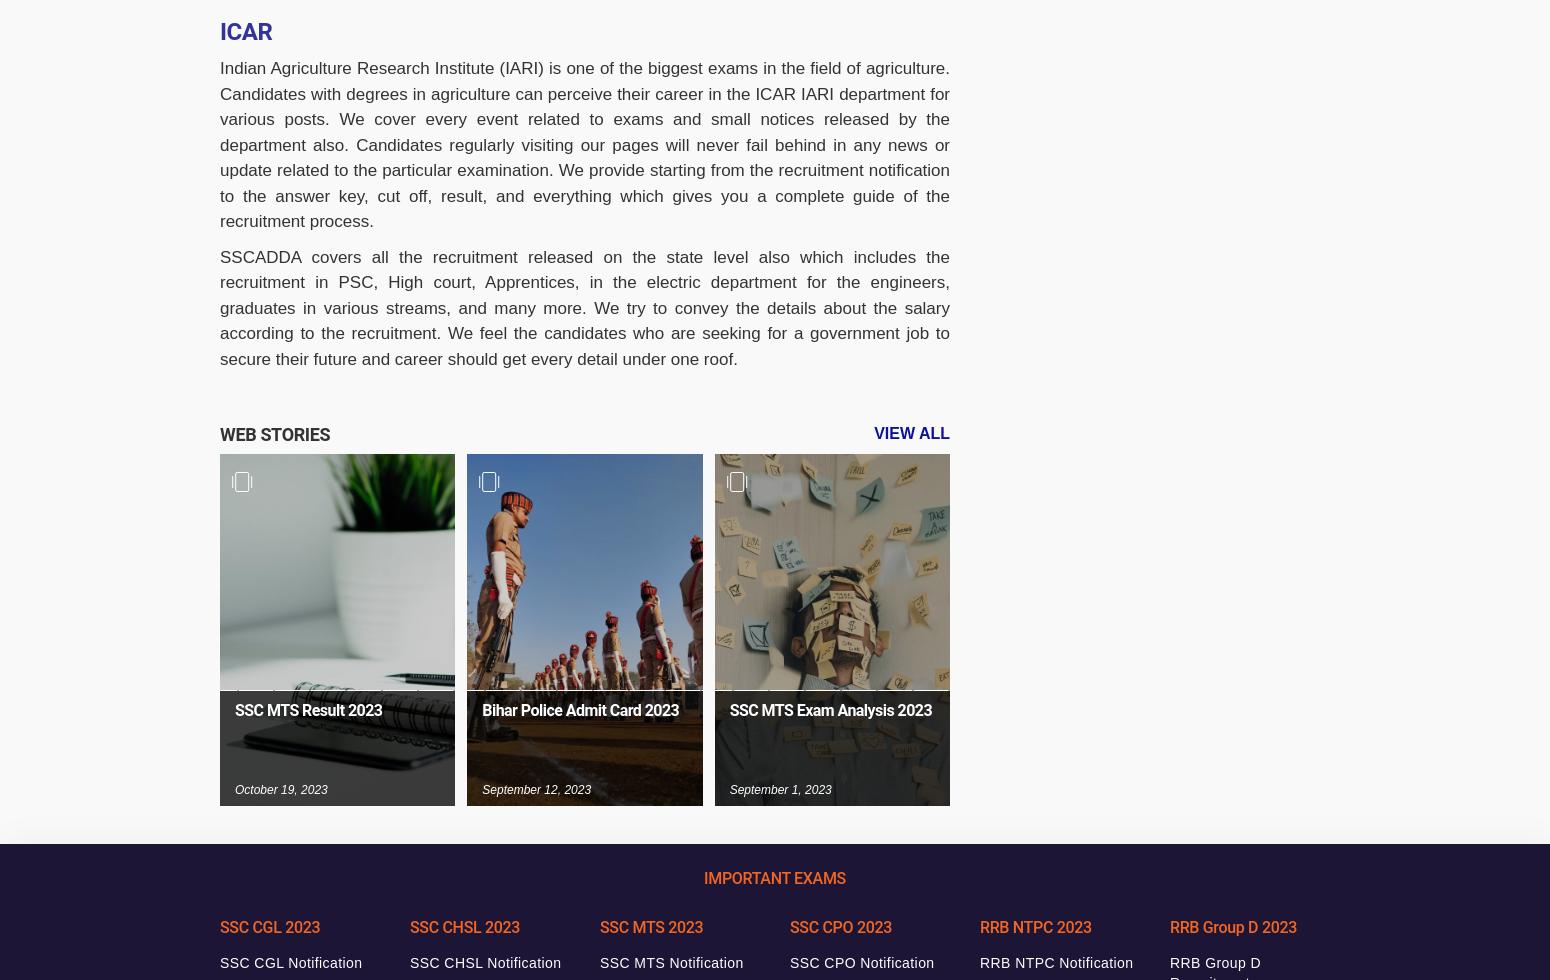  Describe the element at coordinates (409, 963) in the screenshot. I see `'SSC CHSL Notification'` at that location.